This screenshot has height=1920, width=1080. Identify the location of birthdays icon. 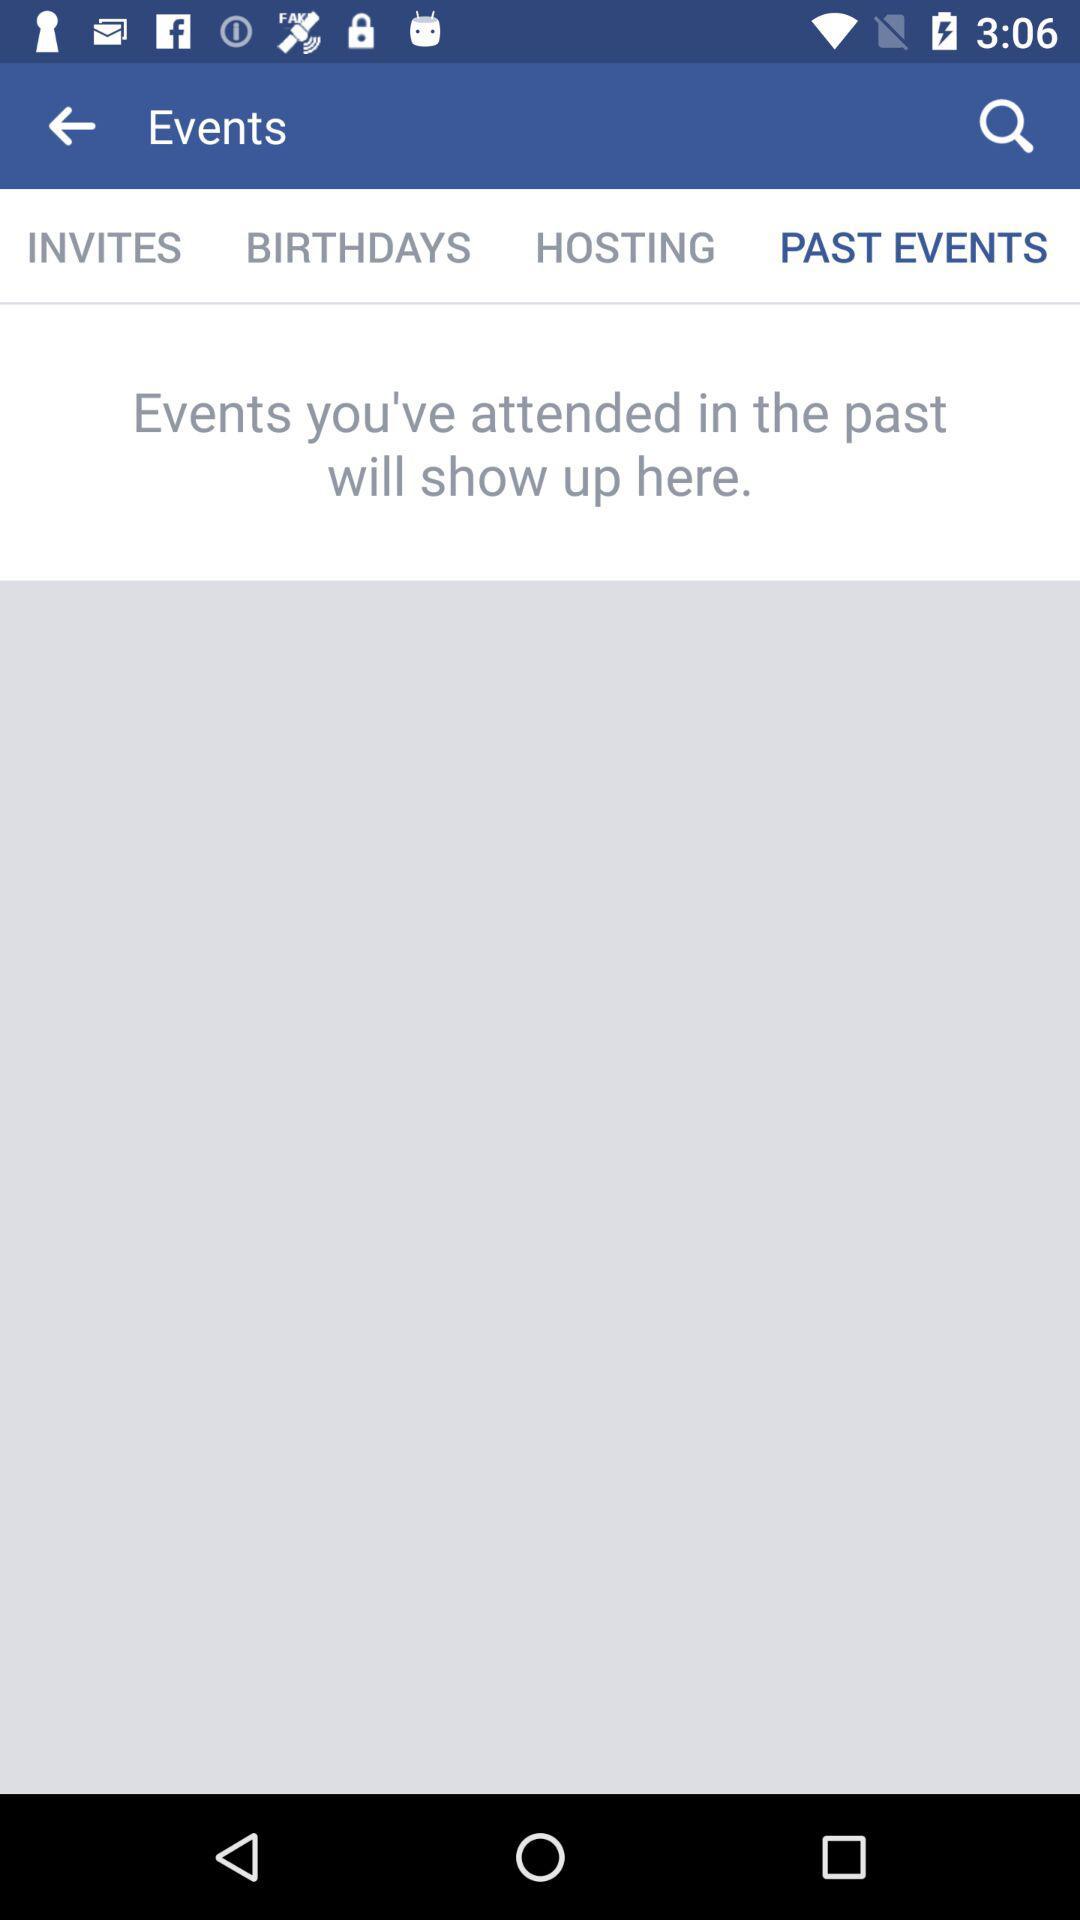
(357, 245).